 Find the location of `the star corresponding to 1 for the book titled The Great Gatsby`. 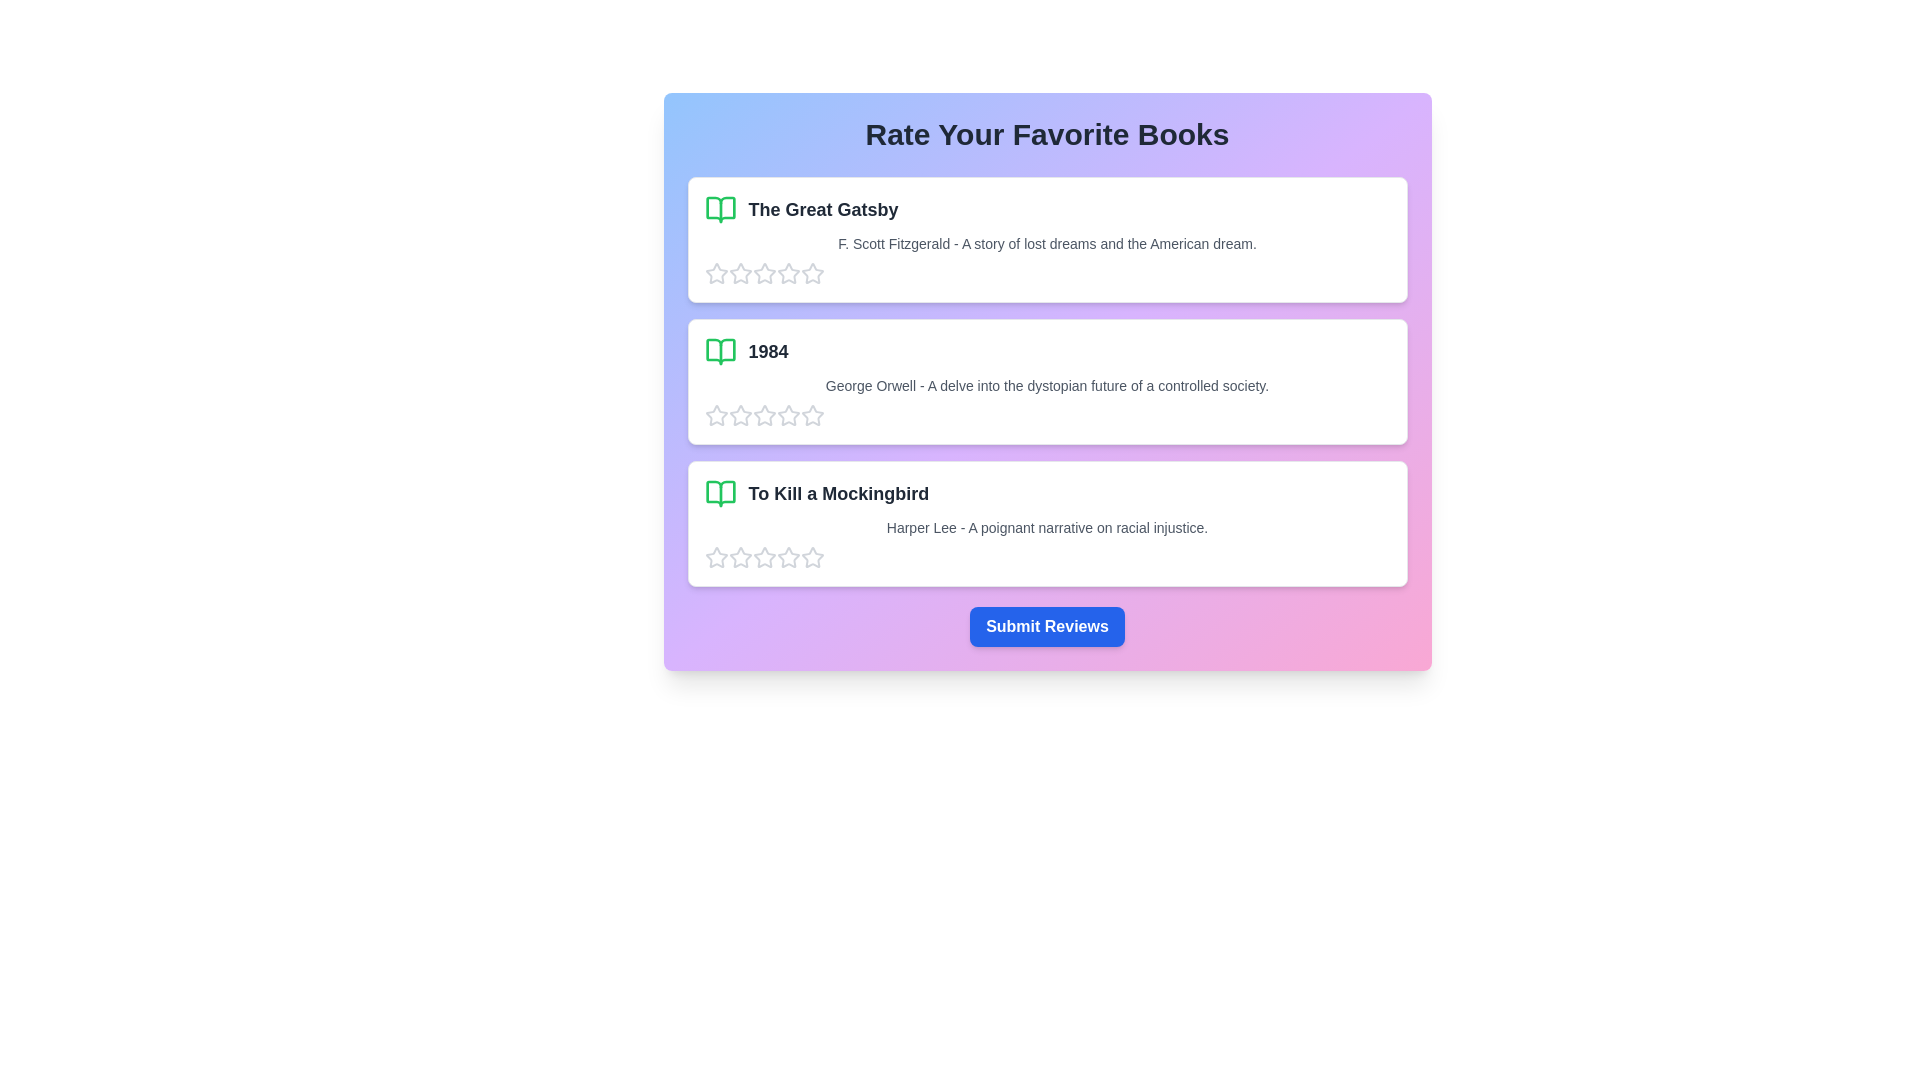

the star corresponding to 1 for the book titled The Great Gatsby is located at coordinates (716, 273).